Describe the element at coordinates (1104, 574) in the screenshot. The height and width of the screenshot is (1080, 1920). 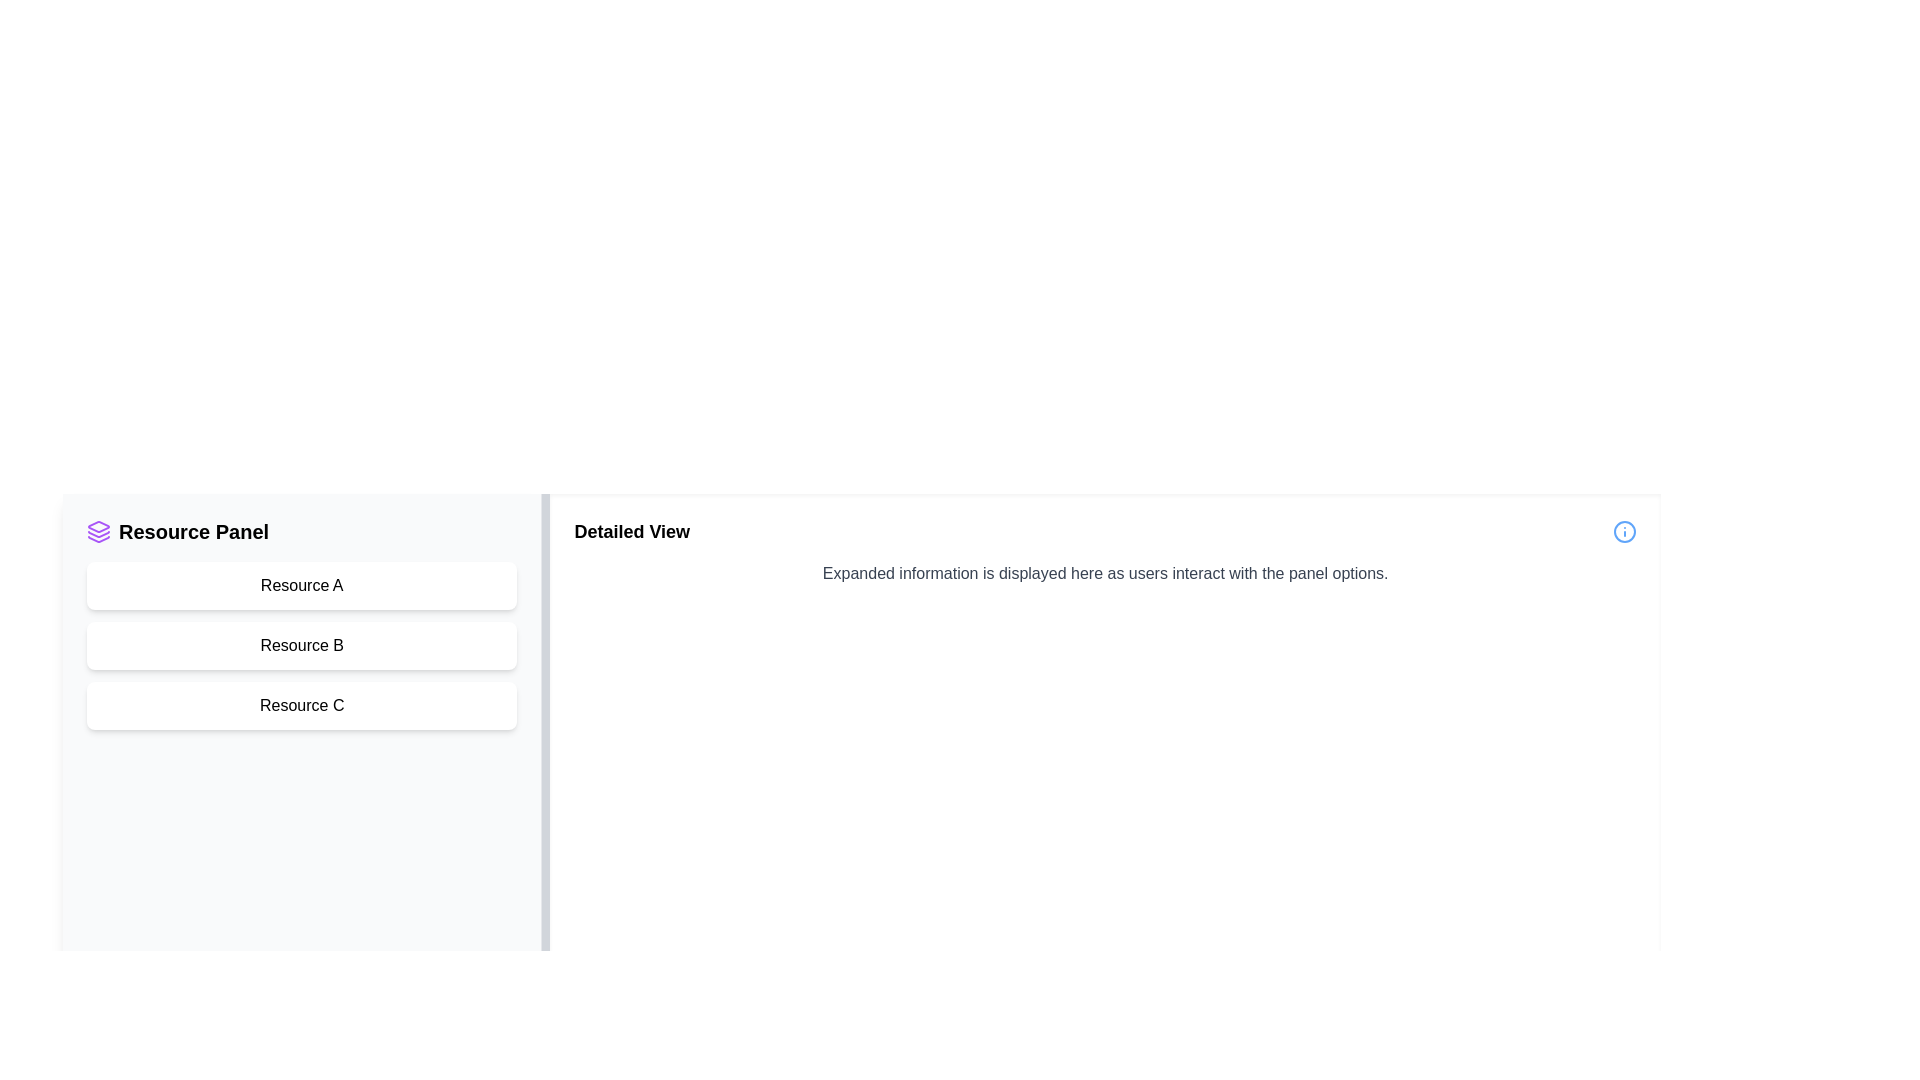
I see `the informational text element located in the 'Detailed View' section, positioned below the panel title and spanning horizontally across the width` at that location.